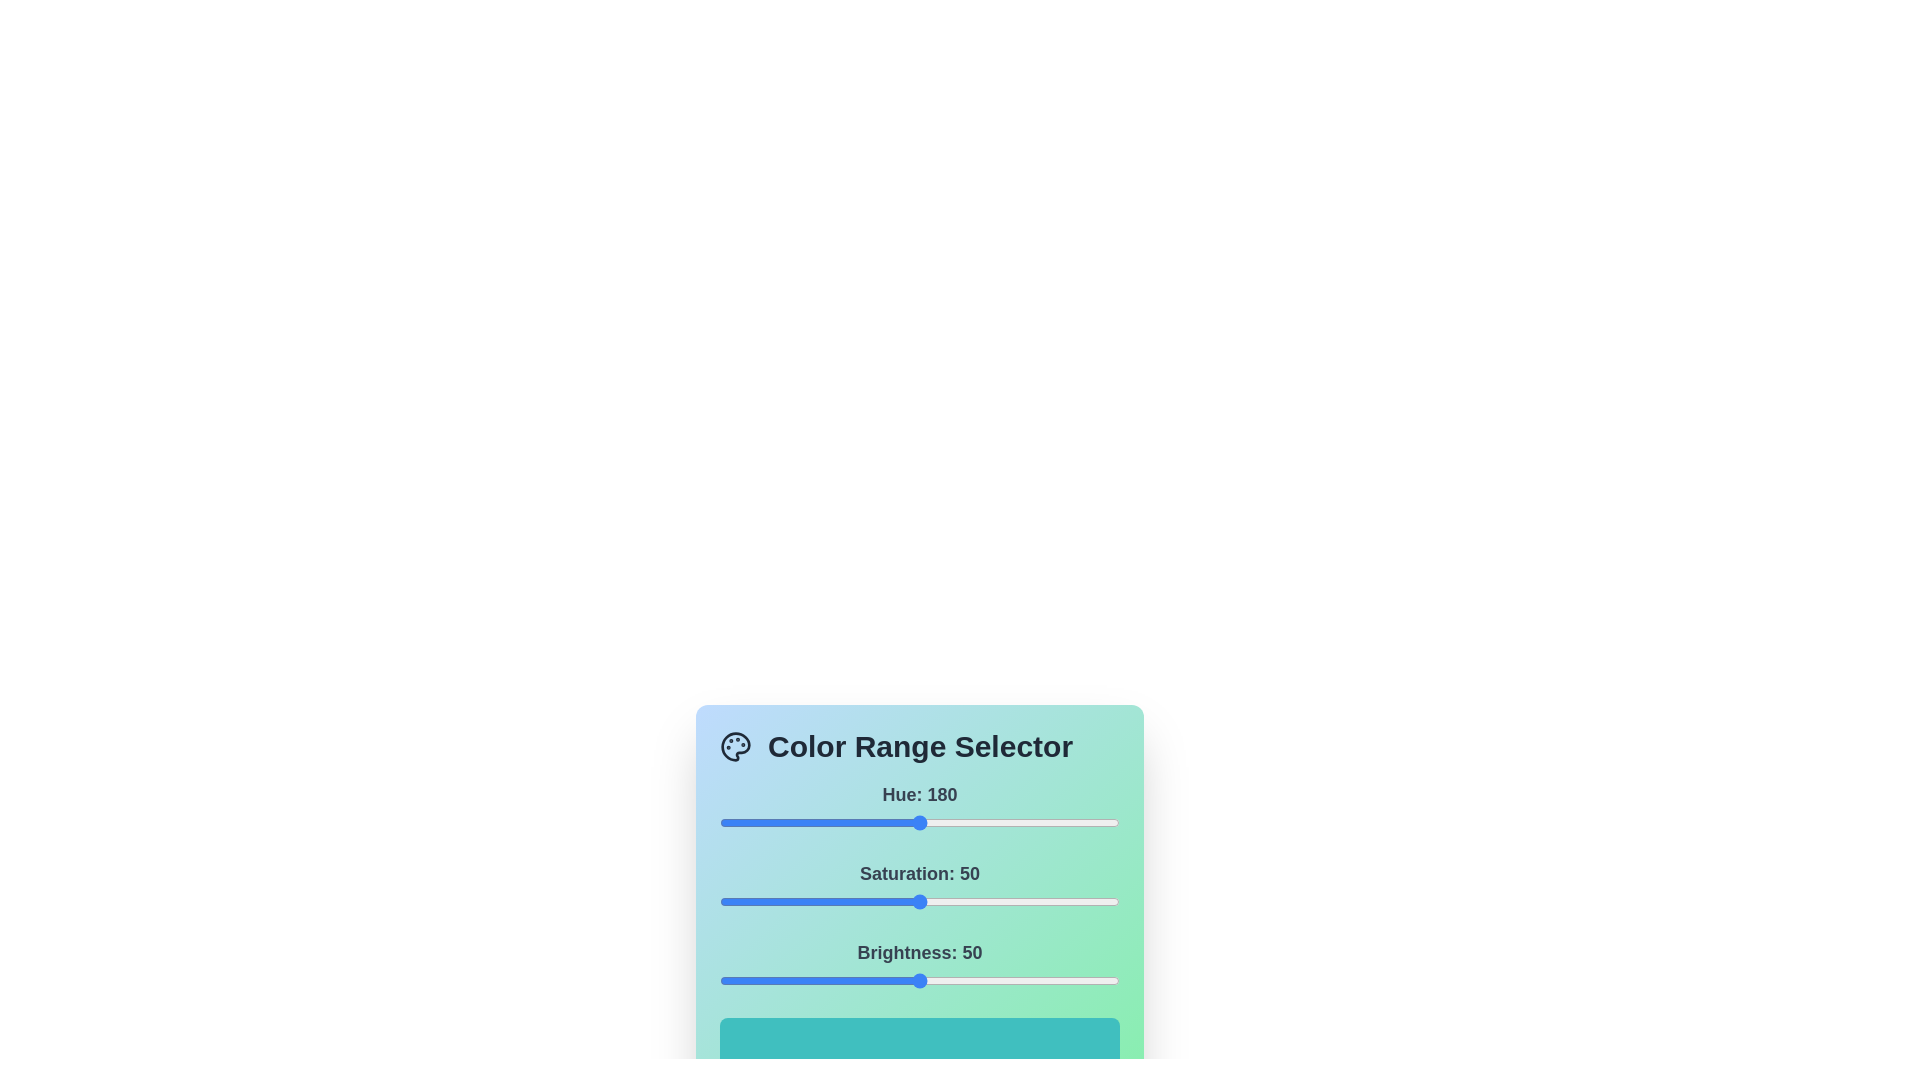 The width and height of the screenshot is (1920, 1080). I want to click on the 1 slider to 43, so click(891, 902).